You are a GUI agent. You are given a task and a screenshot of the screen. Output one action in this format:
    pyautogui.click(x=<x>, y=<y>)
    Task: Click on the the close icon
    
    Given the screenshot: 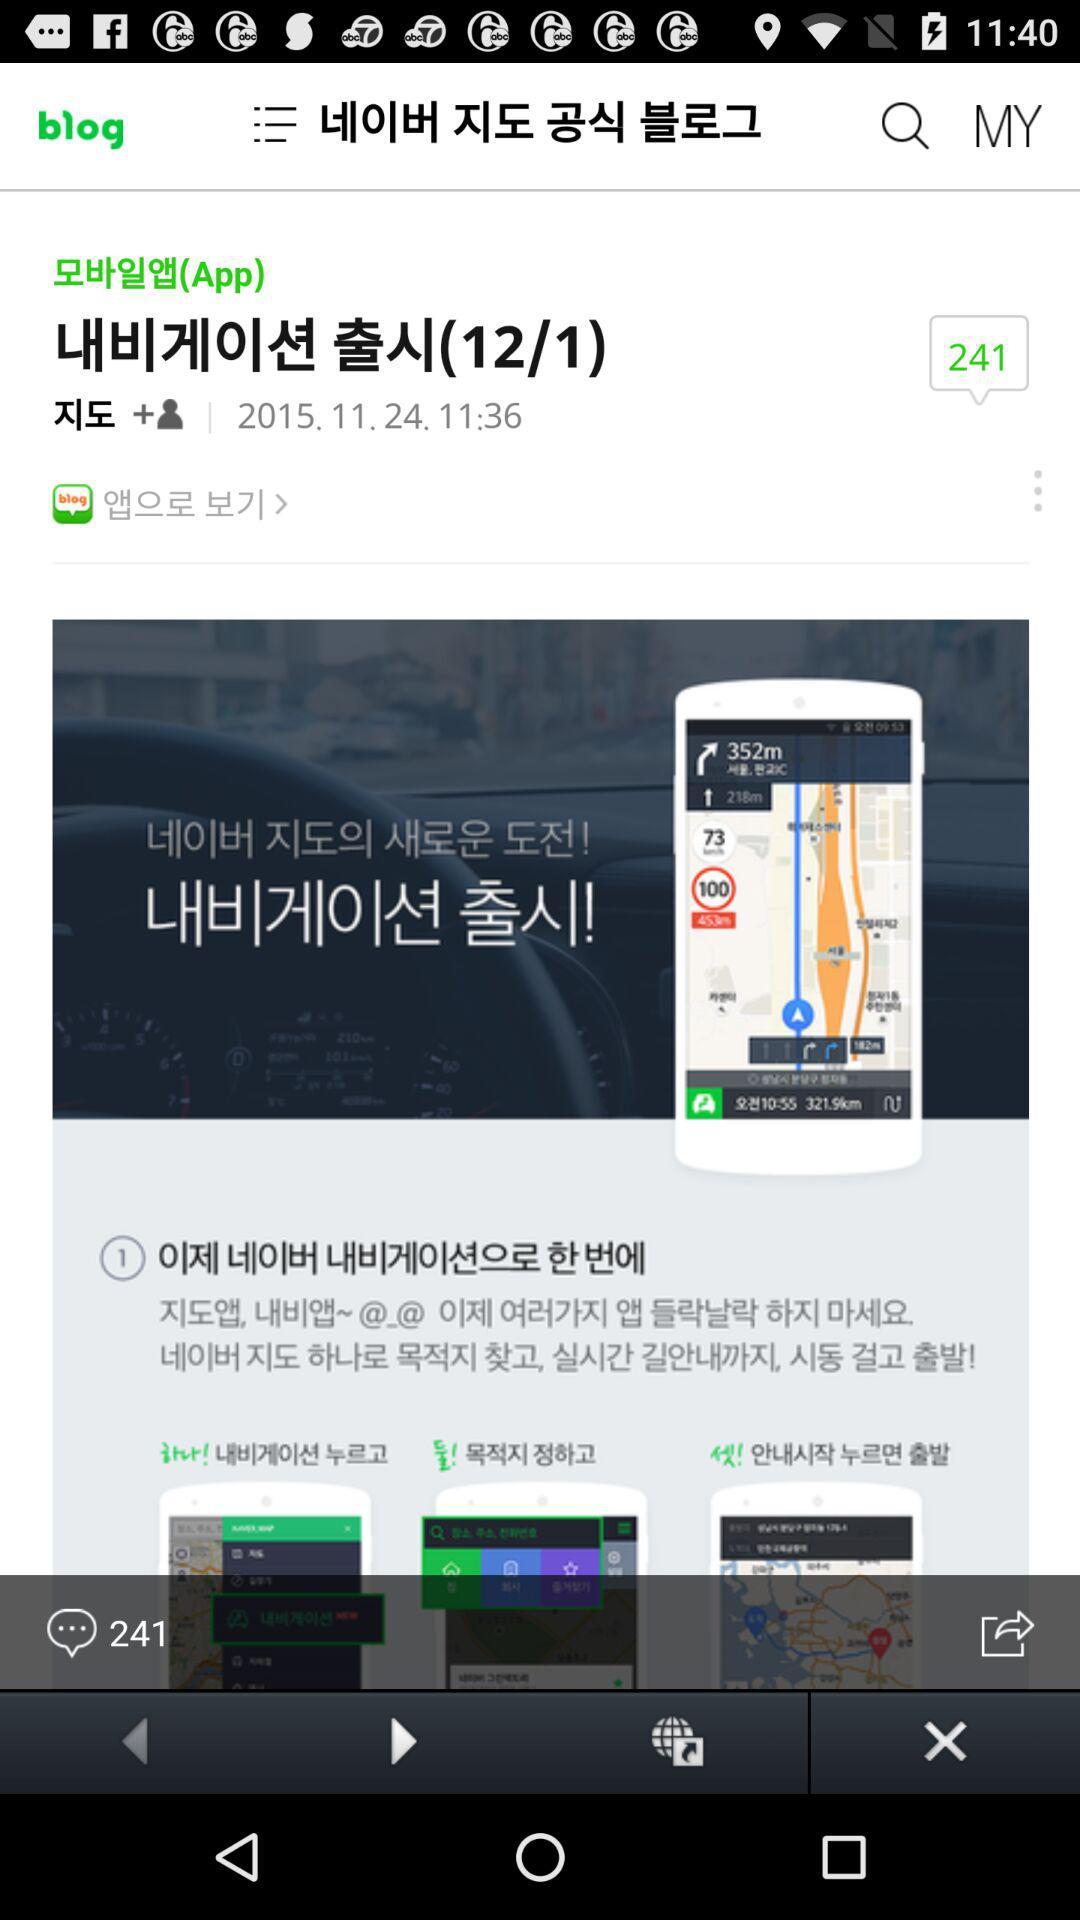 What is the action you would take?
    pyautogui.click(x=945, y=1862)
    